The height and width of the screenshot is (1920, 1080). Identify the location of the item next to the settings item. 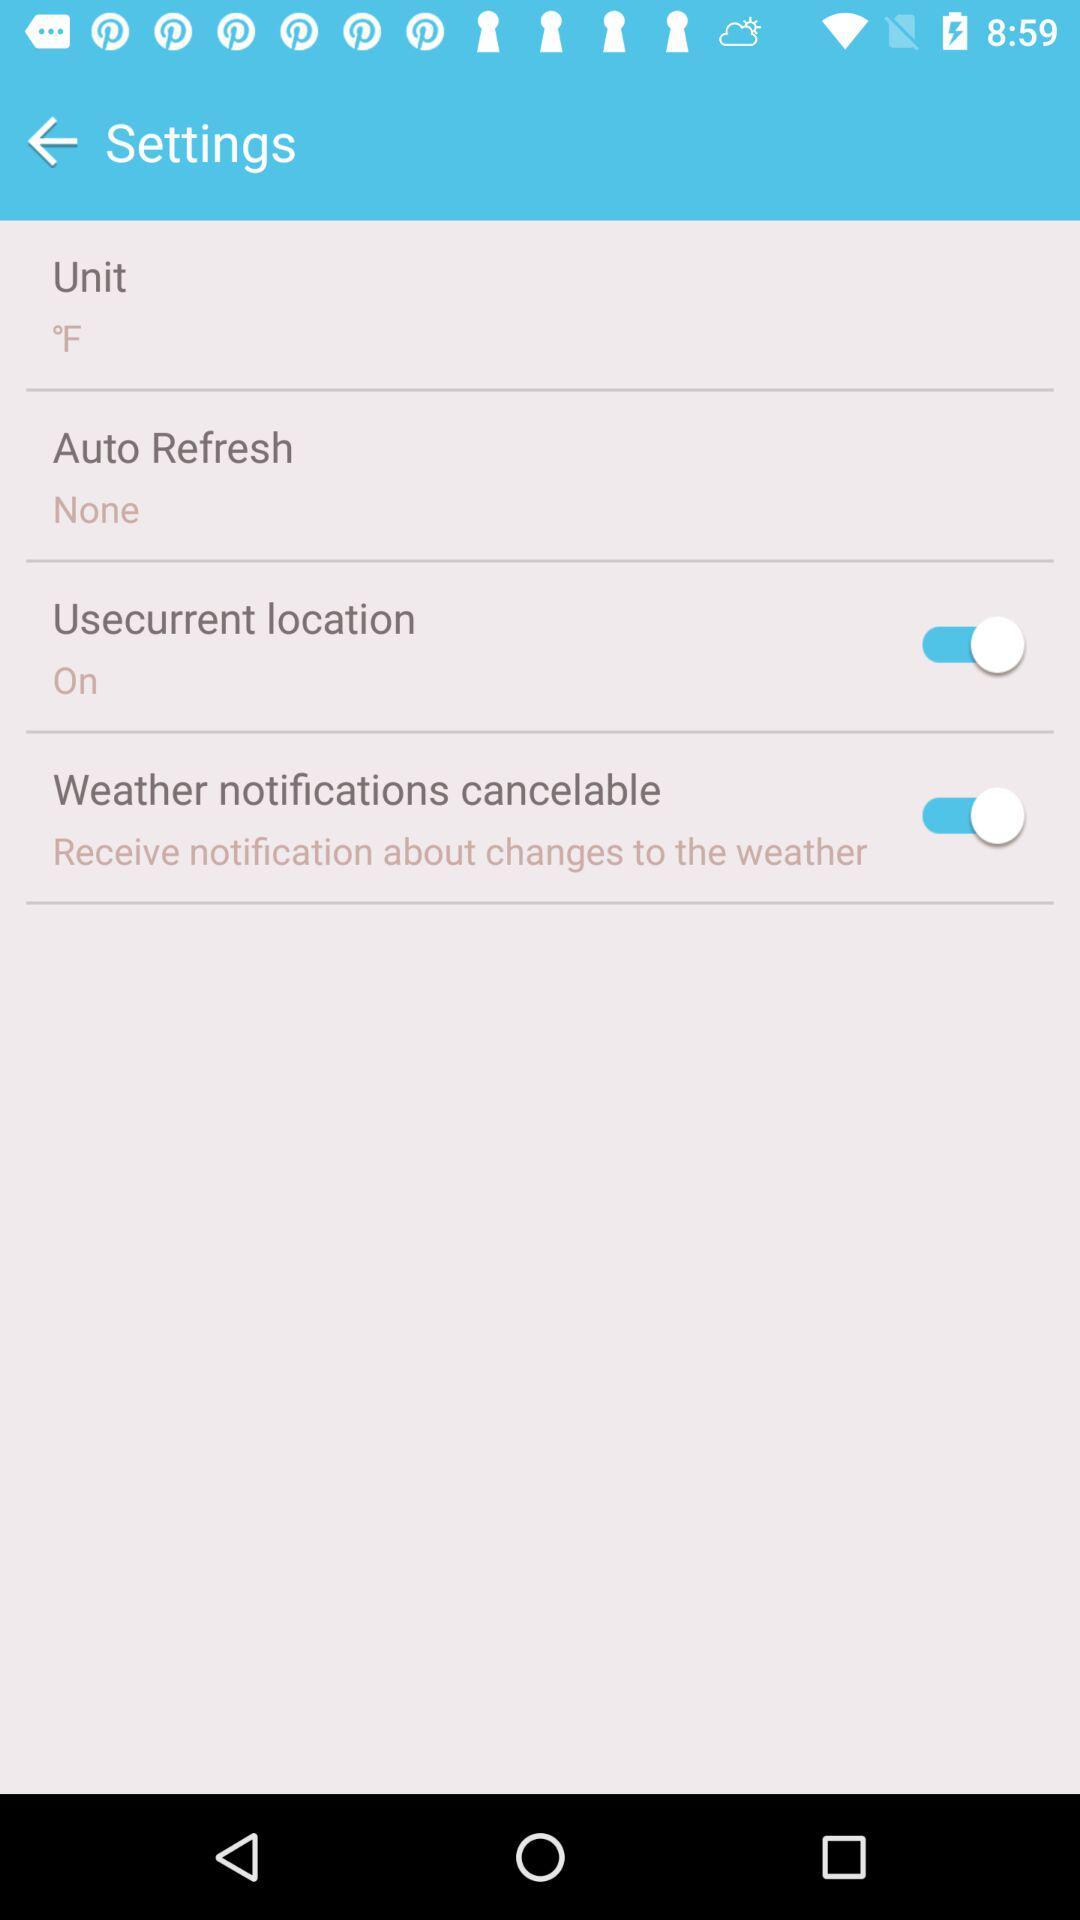
(51, 140).